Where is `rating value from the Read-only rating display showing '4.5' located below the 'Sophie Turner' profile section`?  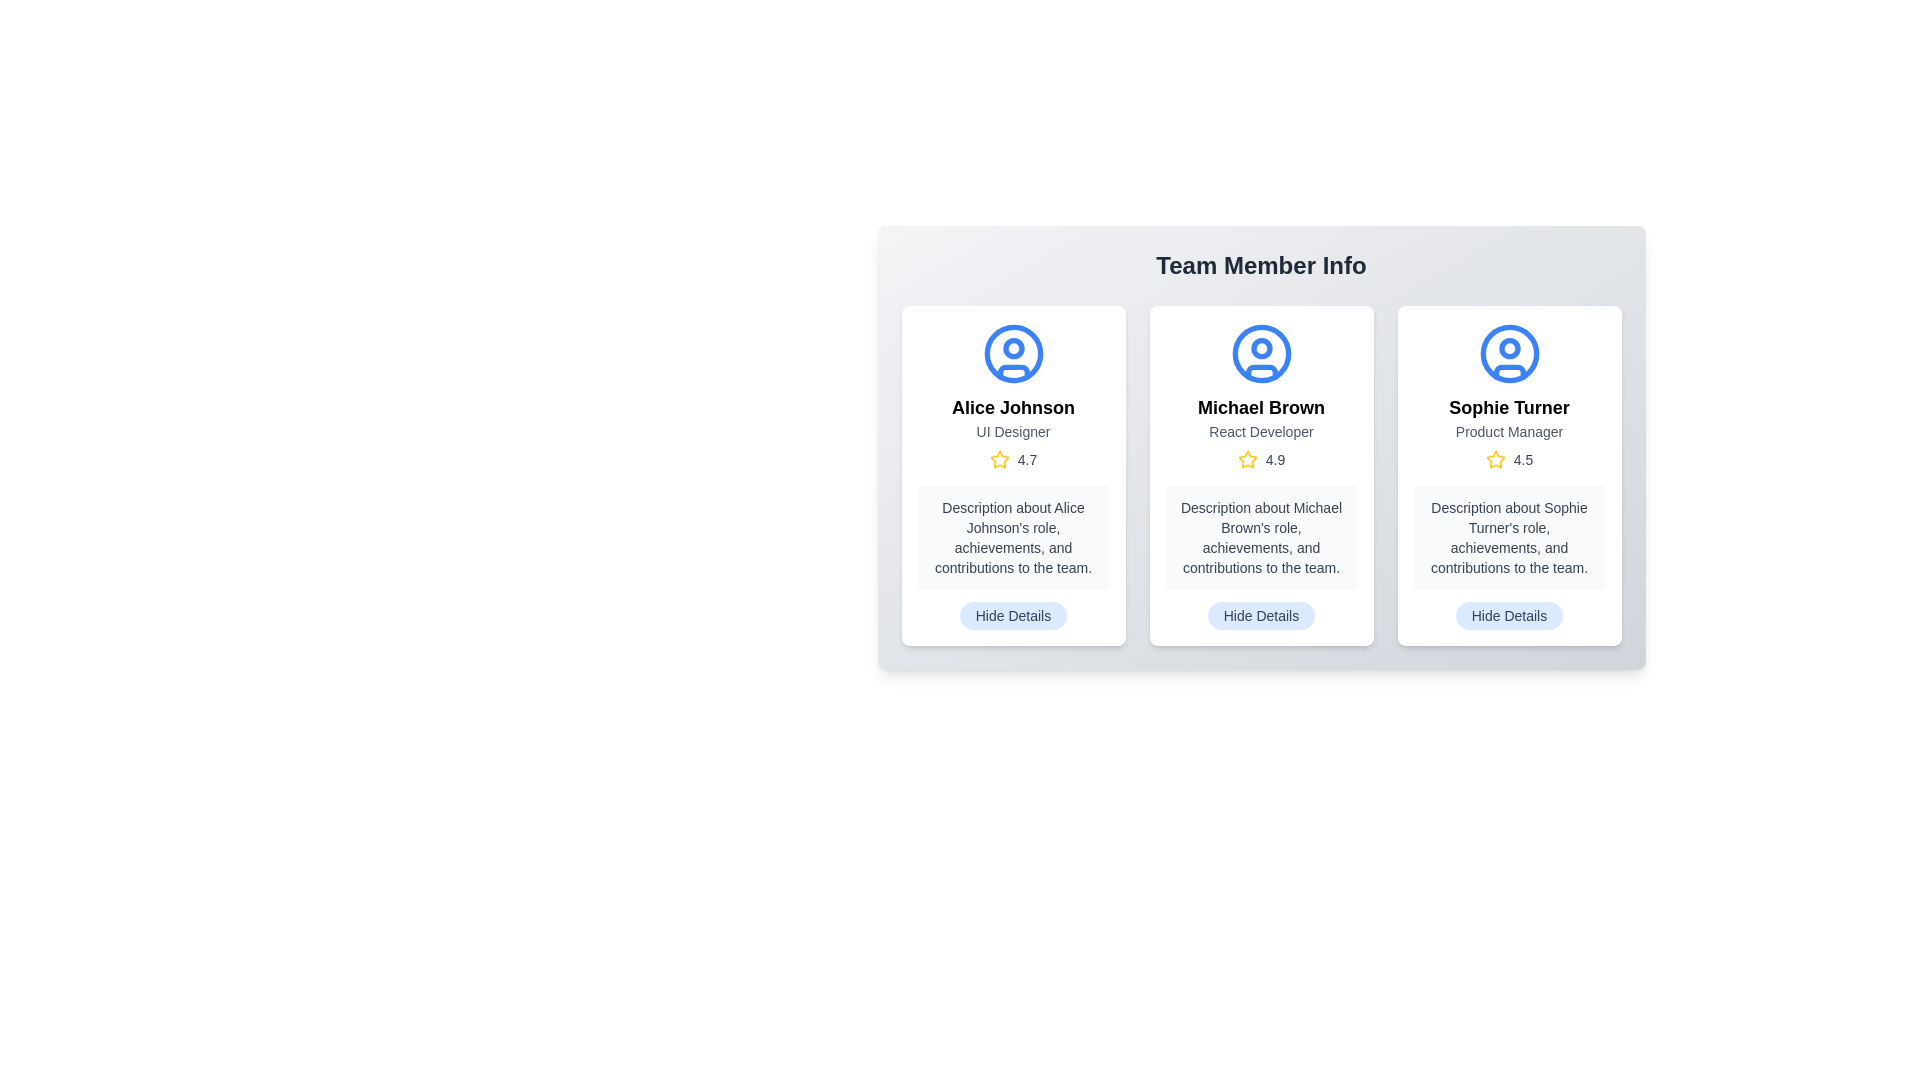 rating value from the Read-only rating display showing '4.5' located below the 'Sophie Turner' profile section is located at coordinates (1509, 459).